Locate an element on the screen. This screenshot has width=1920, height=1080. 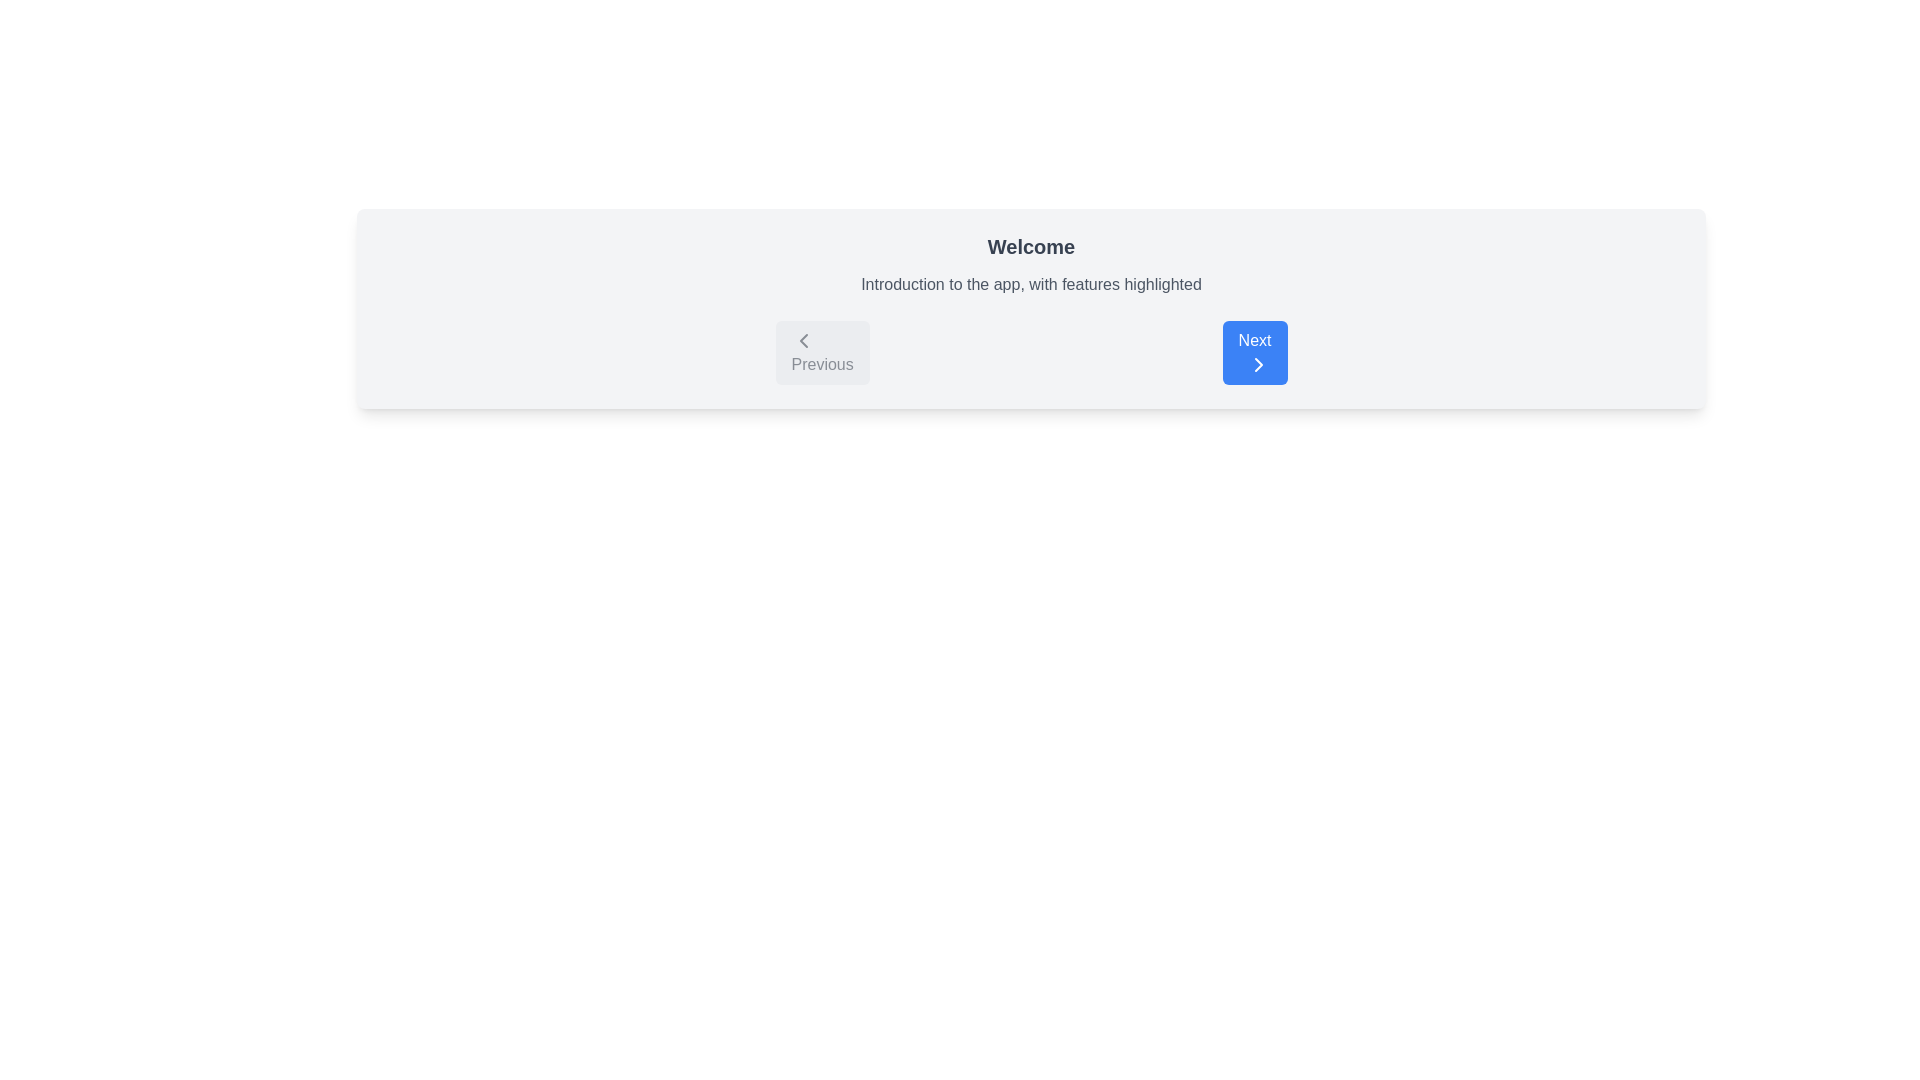
the navigation arrow icon located to the left of the 'Previous' button is located at coordinates (803, 339).